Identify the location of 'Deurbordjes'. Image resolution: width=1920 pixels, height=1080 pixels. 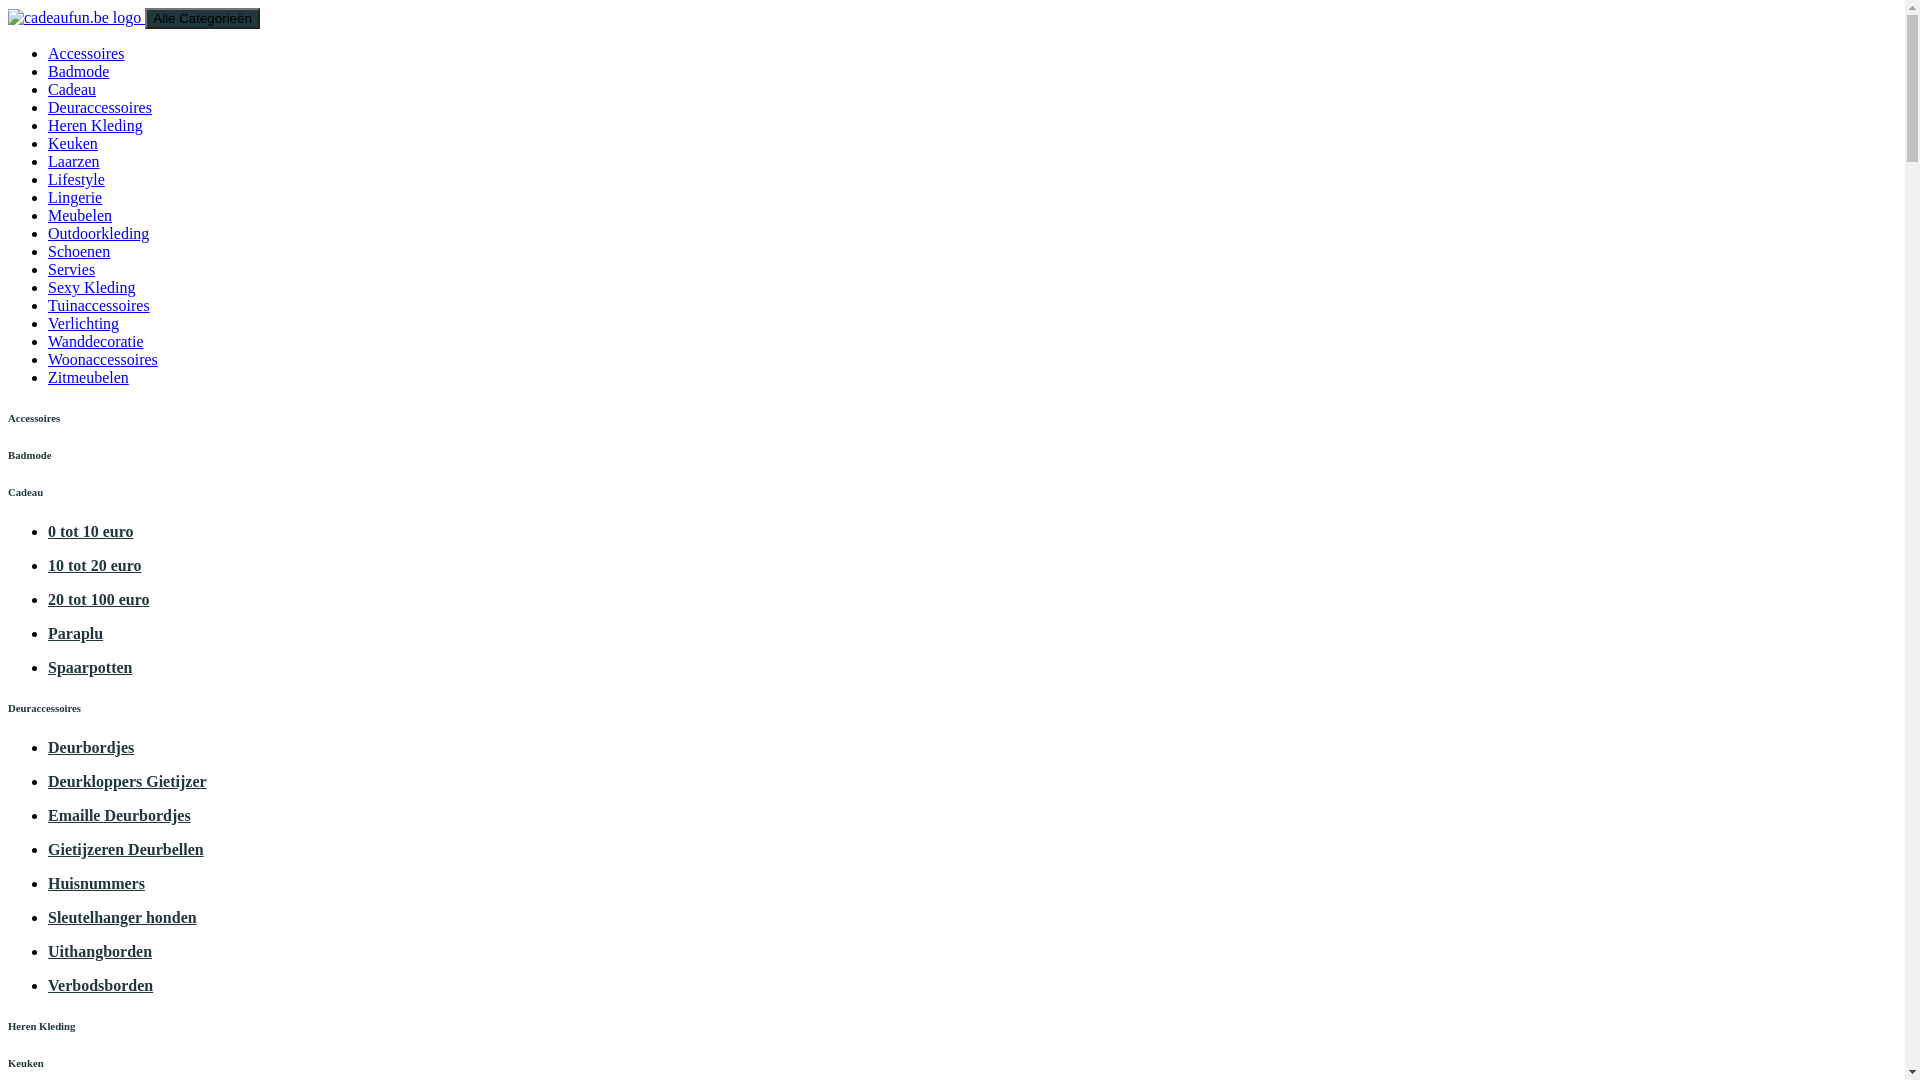
(48, 747).